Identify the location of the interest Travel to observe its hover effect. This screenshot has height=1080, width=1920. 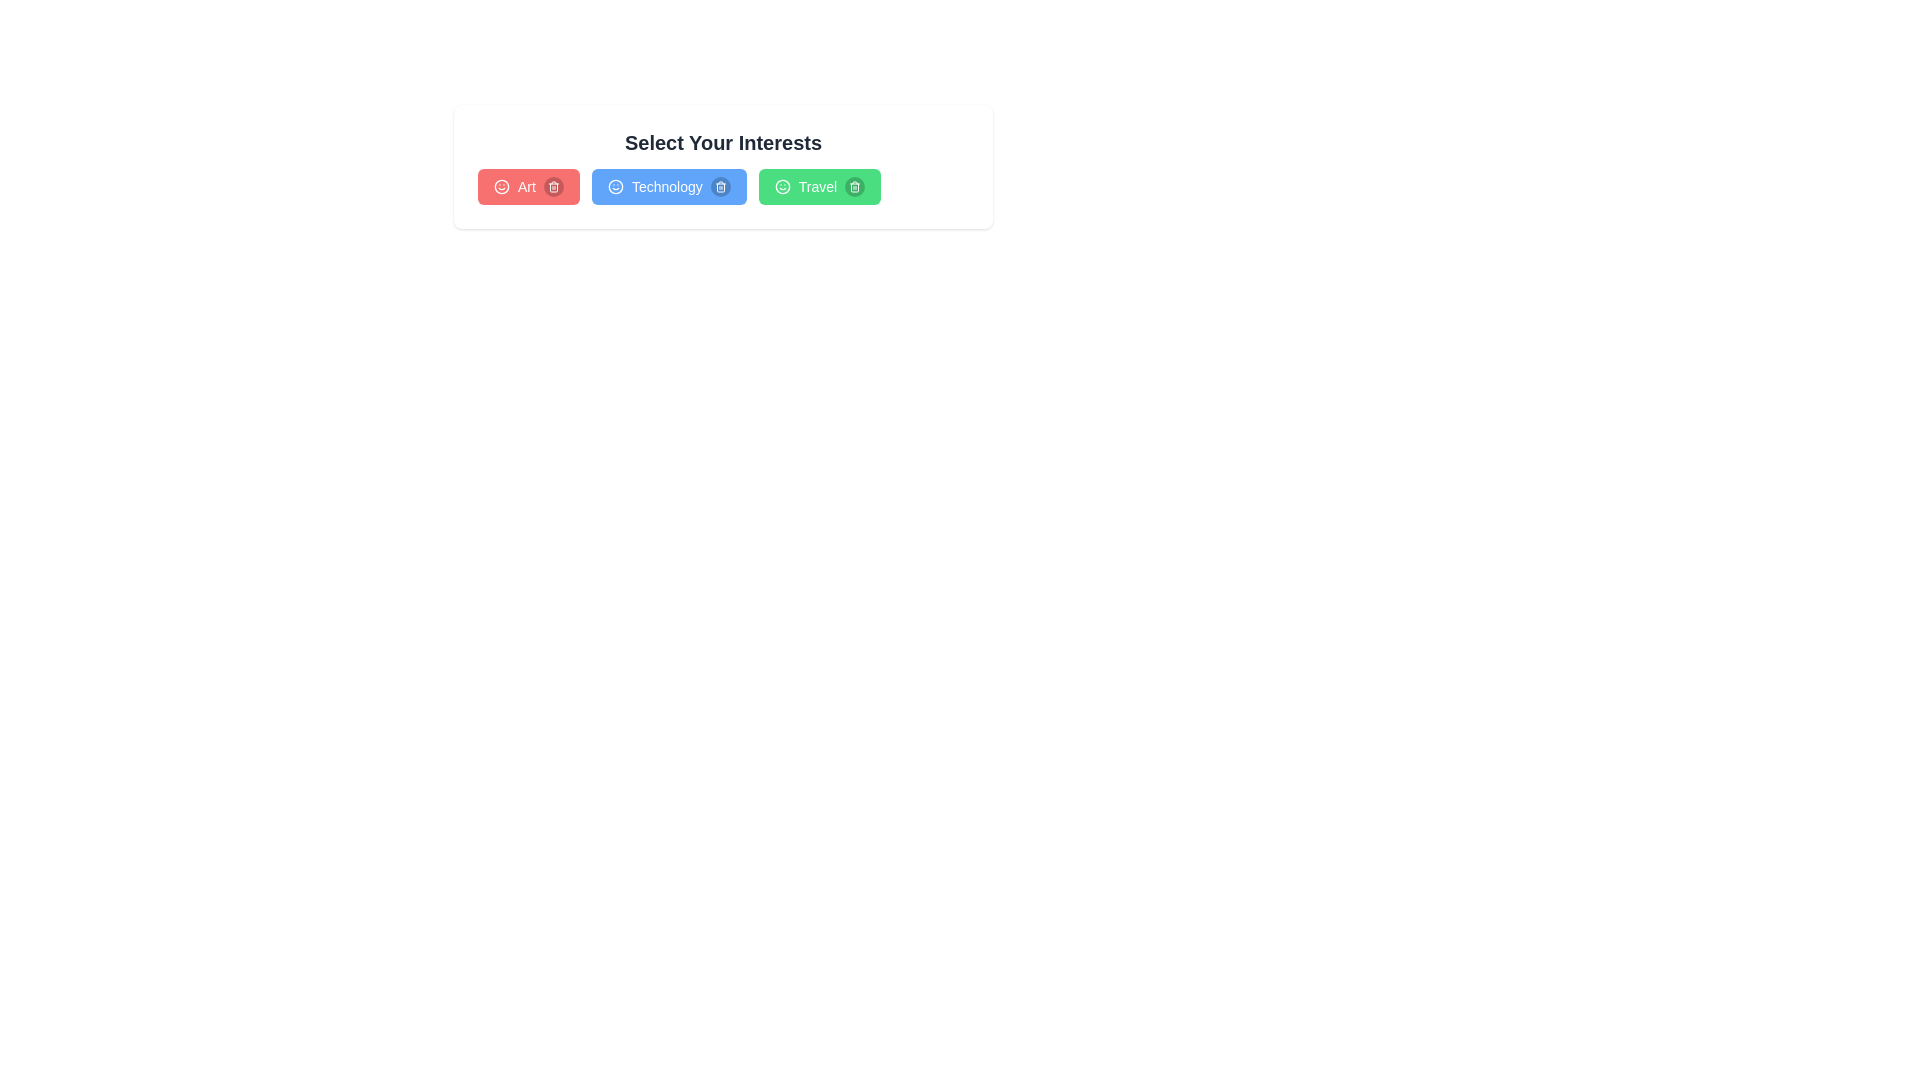
(819, 186).